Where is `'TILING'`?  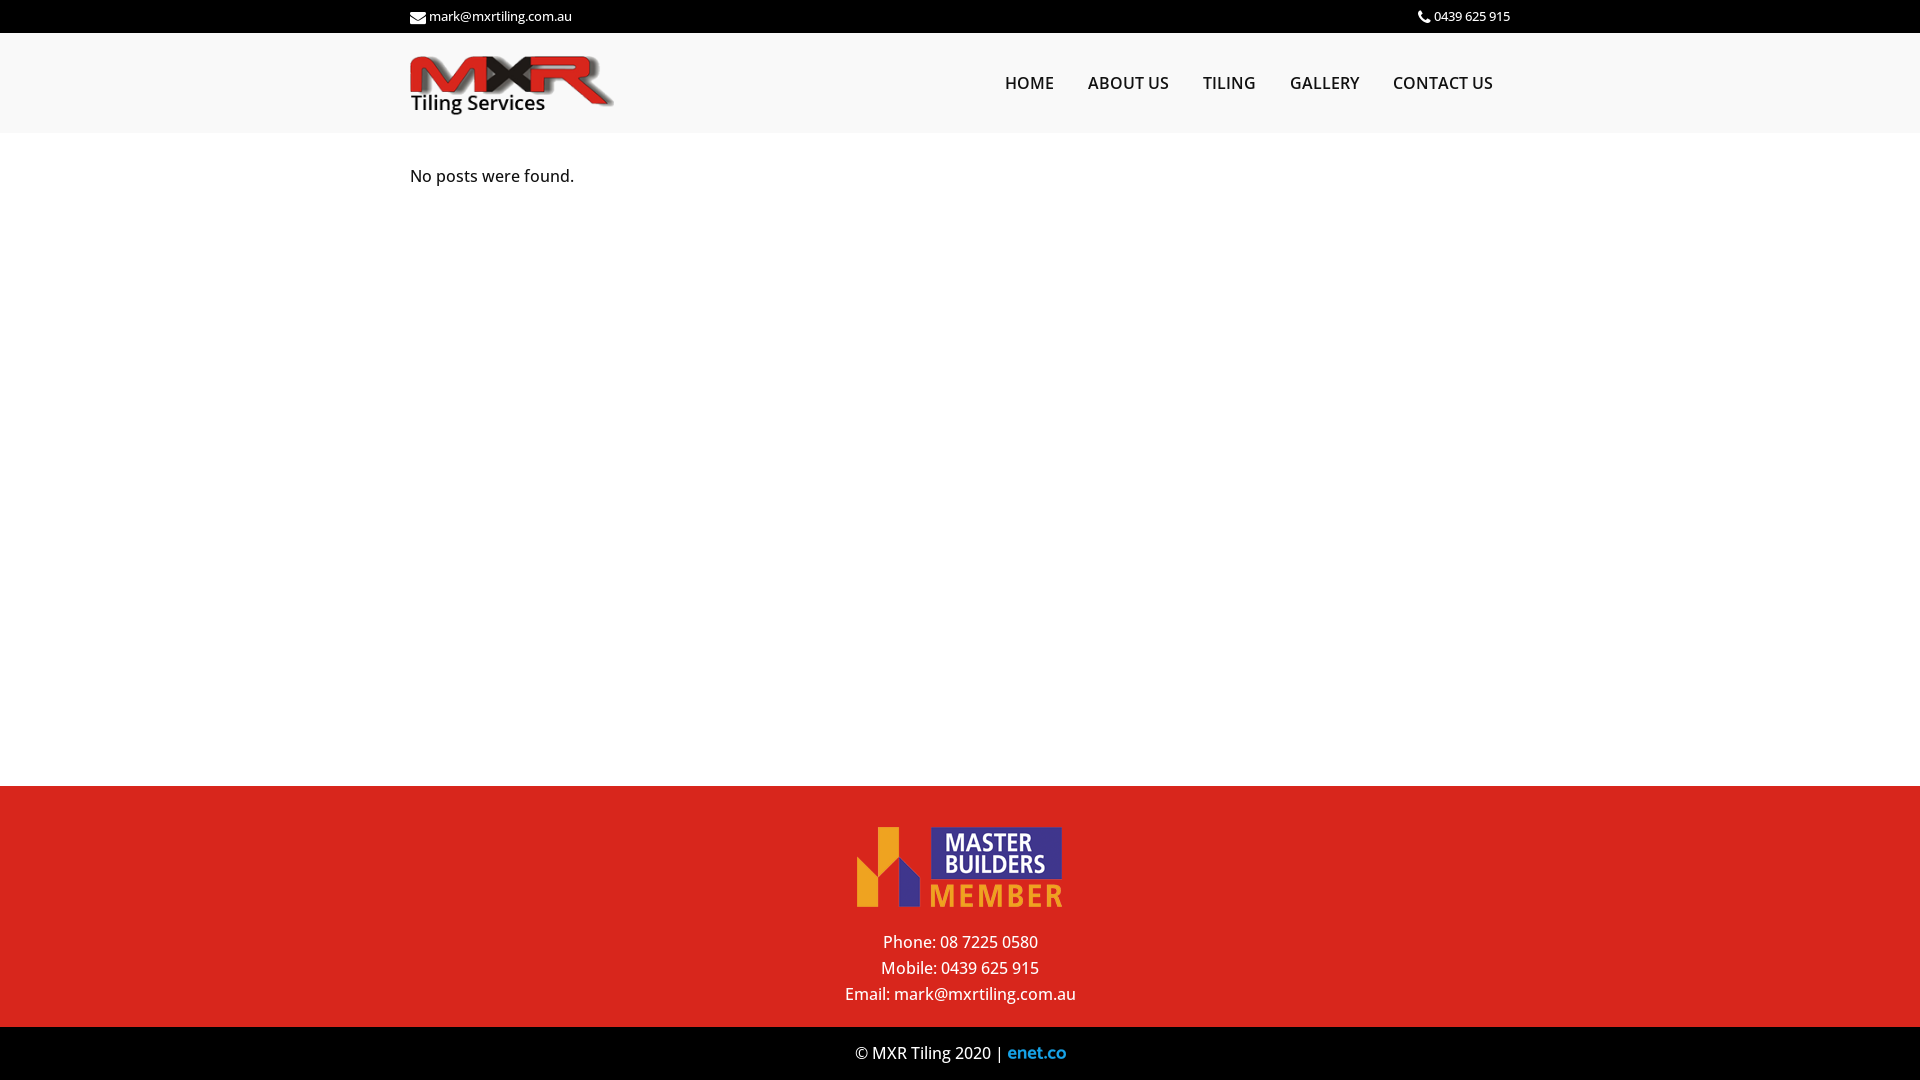 'TILING' is located at coordinates (1185, 82).